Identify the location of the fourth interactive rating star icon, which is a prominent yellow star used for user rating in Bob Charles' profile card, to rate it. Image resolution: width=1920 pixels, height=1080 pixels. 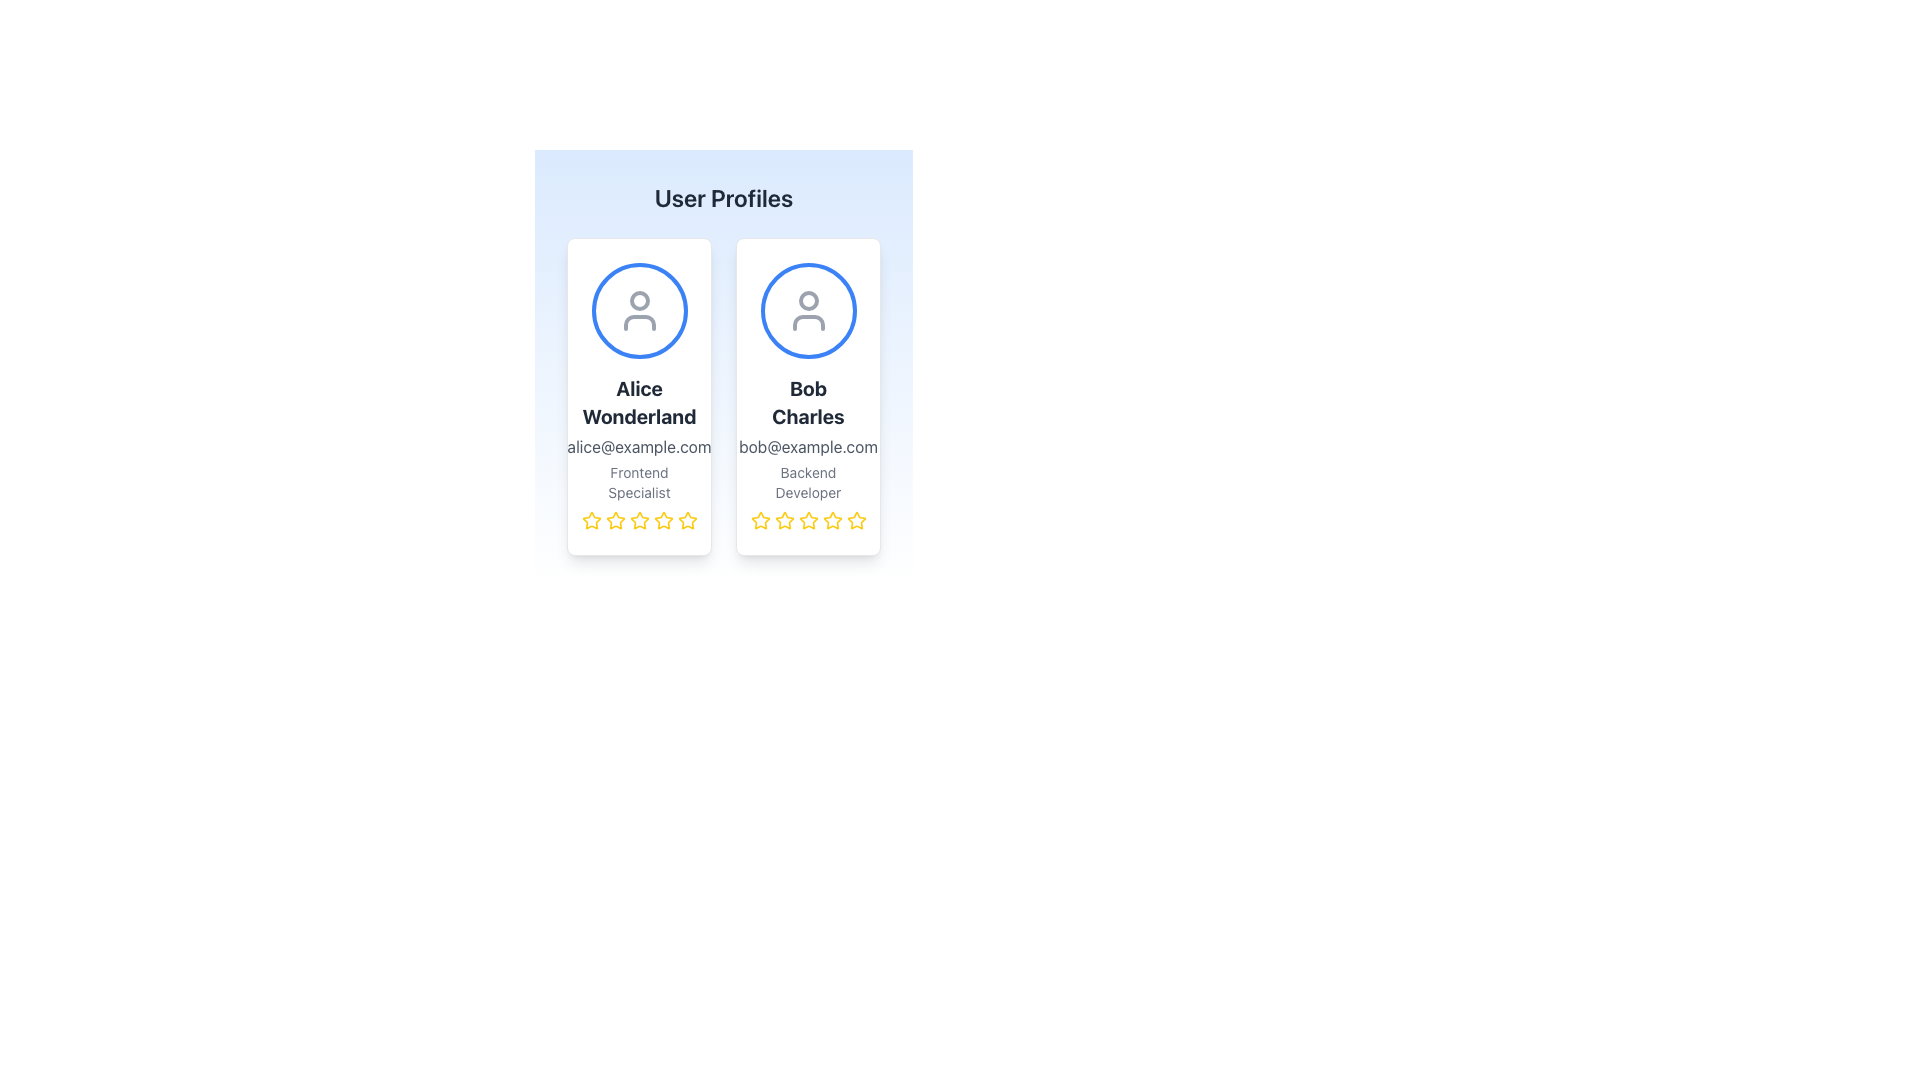
(832, 519).